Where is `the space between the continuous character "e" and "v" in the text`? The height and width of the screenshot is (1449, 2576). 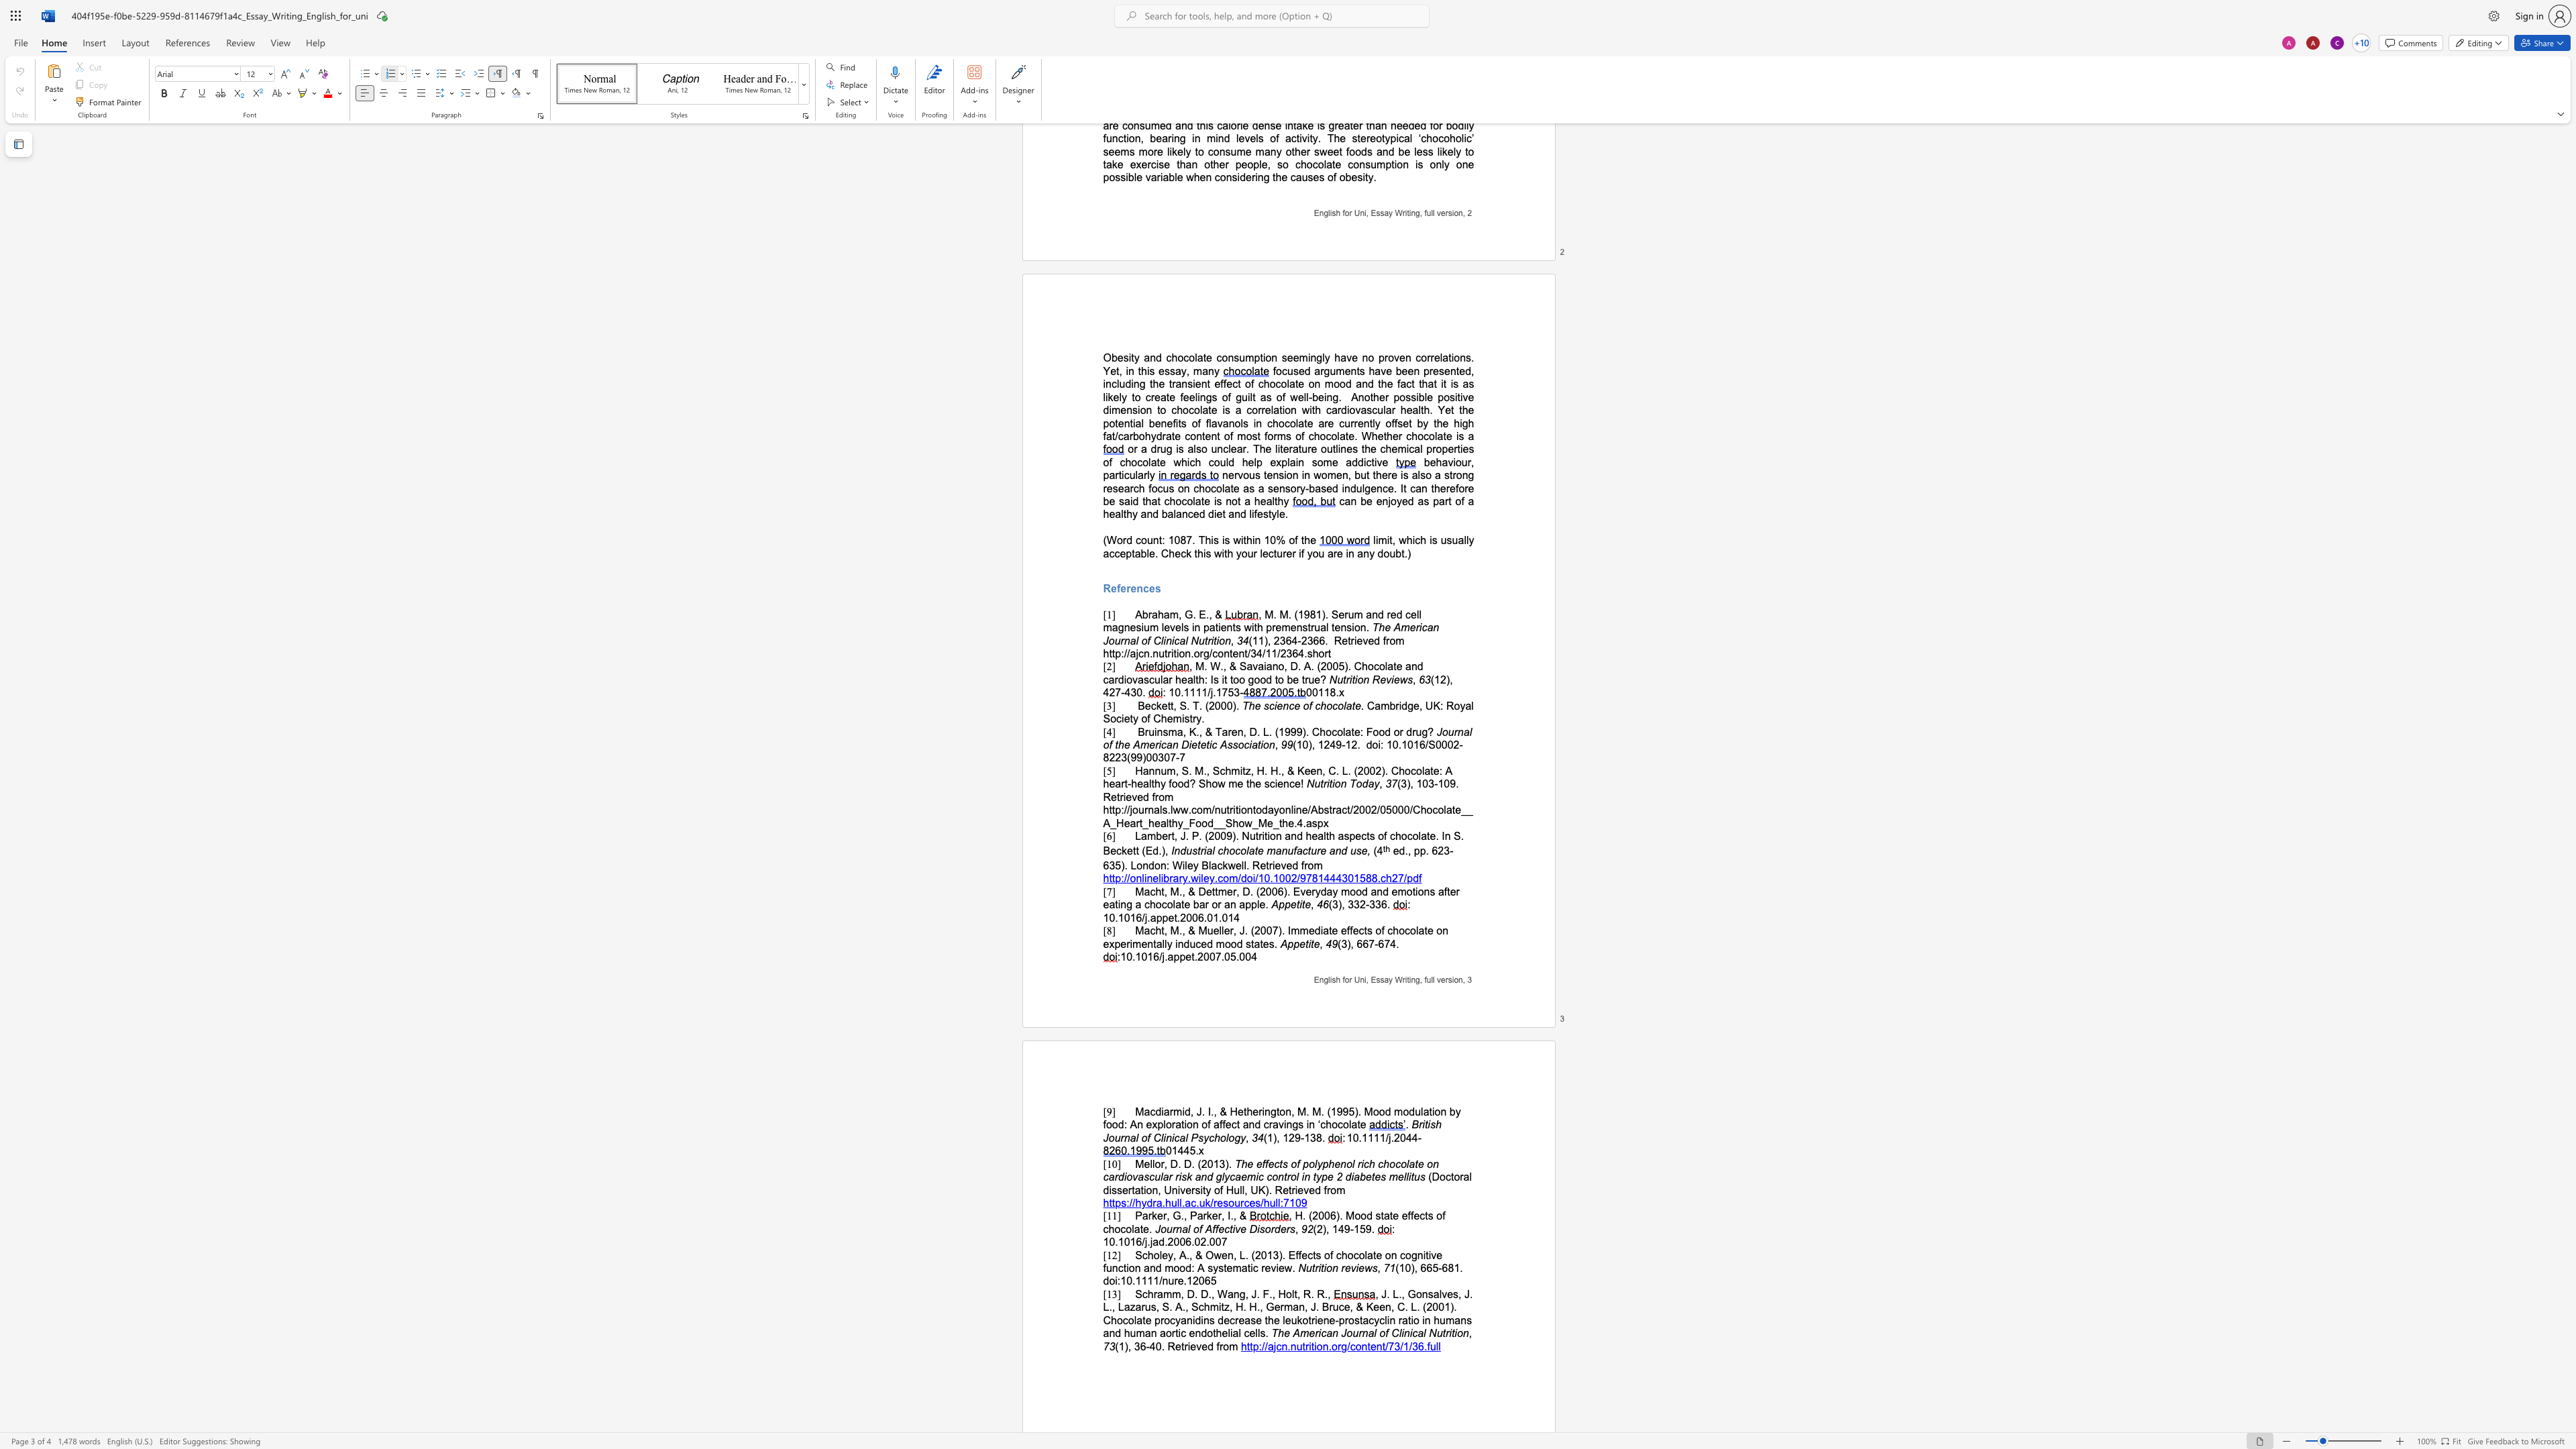
the space between the continuous character "e" and "v" in the text is located at coordinates (1195, 1346).